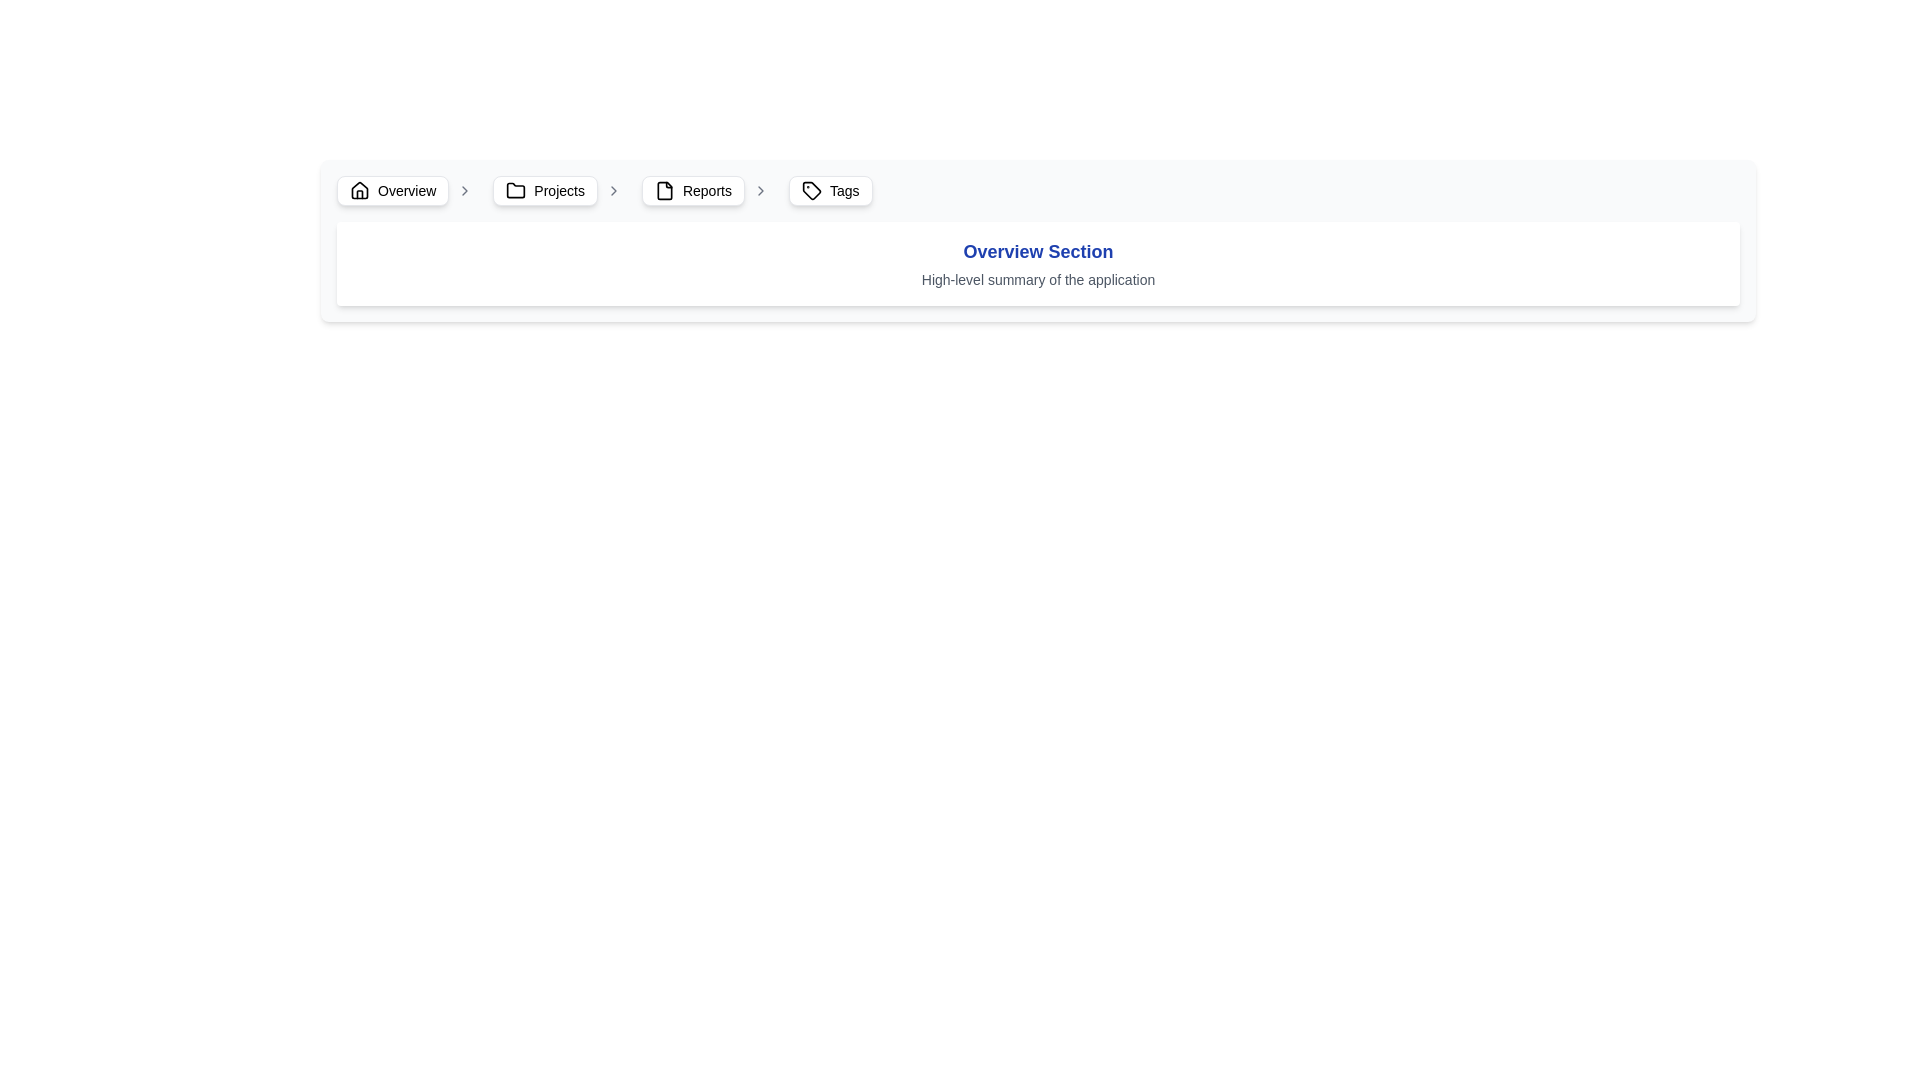  I want to click on the folder icon located in the navigation breadcrumb bar, positioned between the 'Overview' and 'Reports' icons, so click(516, 190).